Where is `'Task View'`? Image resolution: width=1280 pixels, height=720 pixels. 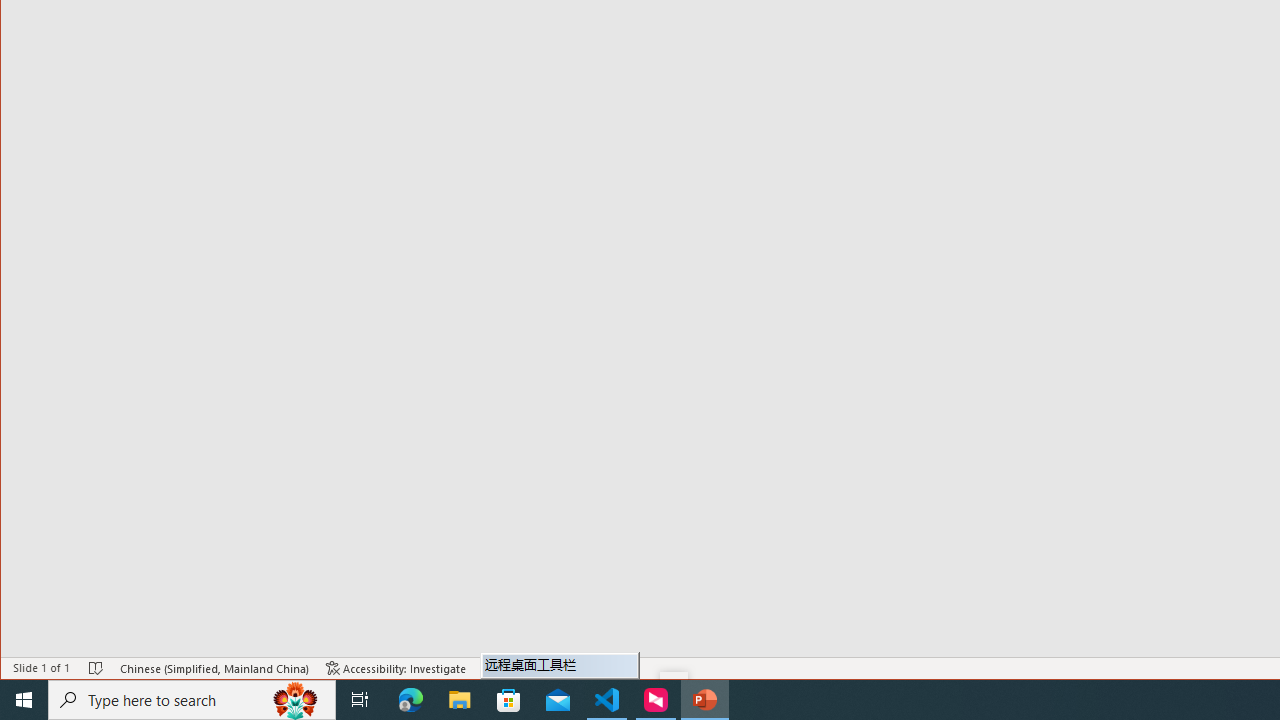 'Task View' is located at coordinates (359, 698).